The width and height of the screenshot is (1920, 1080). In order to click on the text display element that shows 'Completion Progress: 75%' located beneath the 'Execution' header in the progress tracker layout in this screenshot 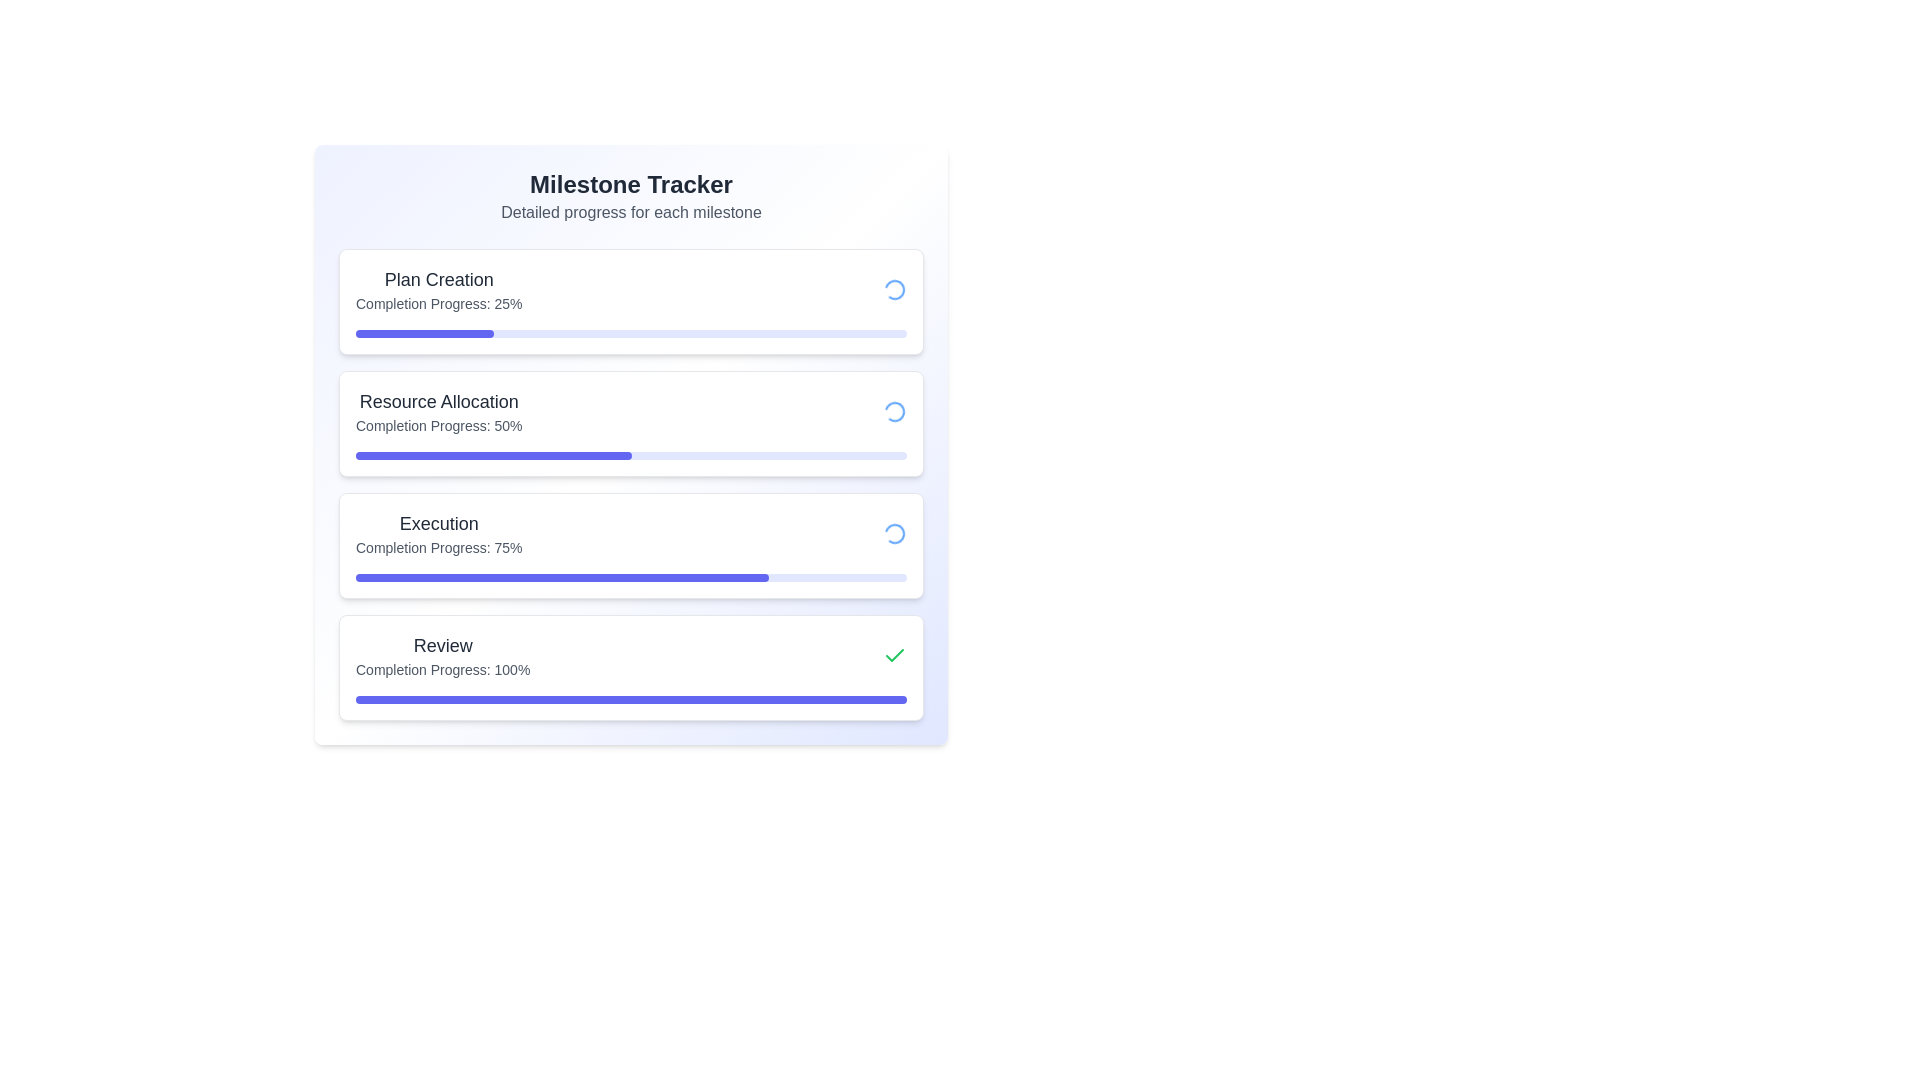, I will do `click(438, 547)`.